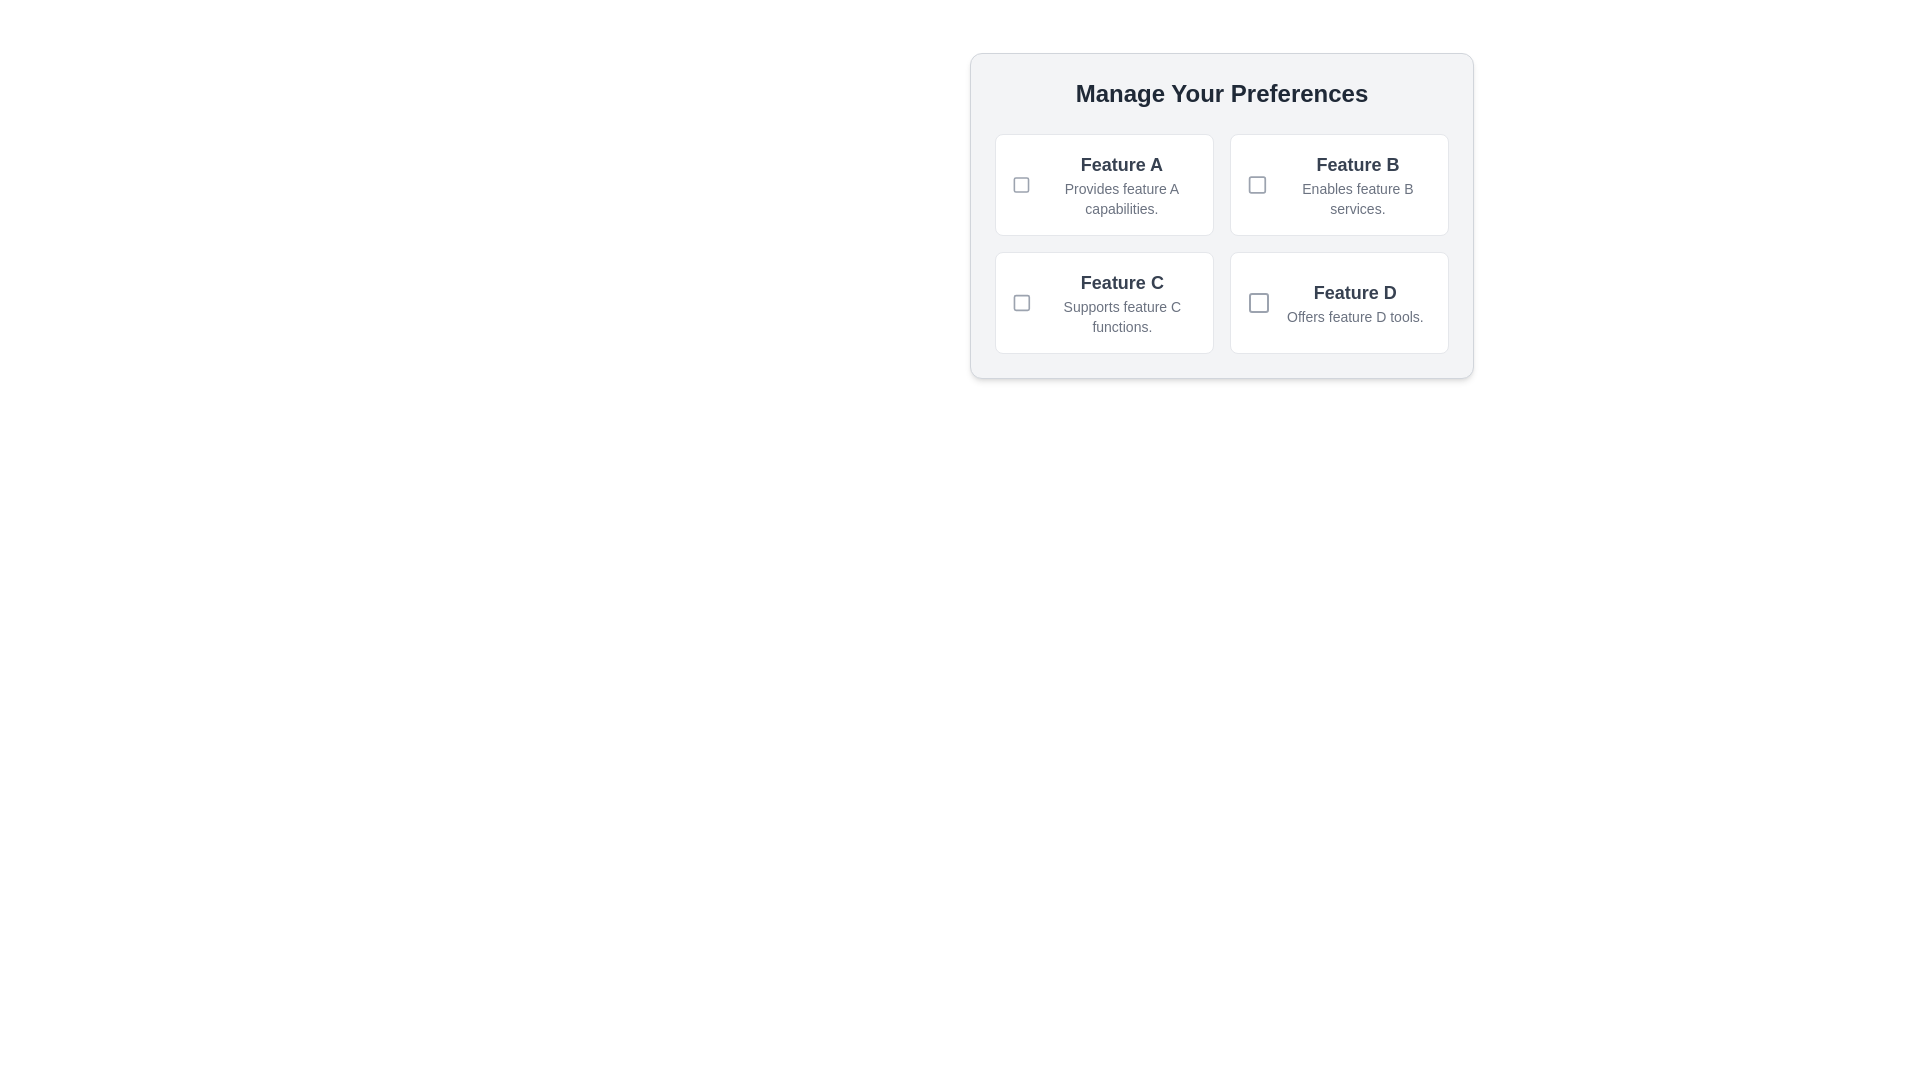  I want to click on informational text block for 'Feature C' located in the bottom left area of the 'Manage Your Preferences' section, so click(1122, 303).